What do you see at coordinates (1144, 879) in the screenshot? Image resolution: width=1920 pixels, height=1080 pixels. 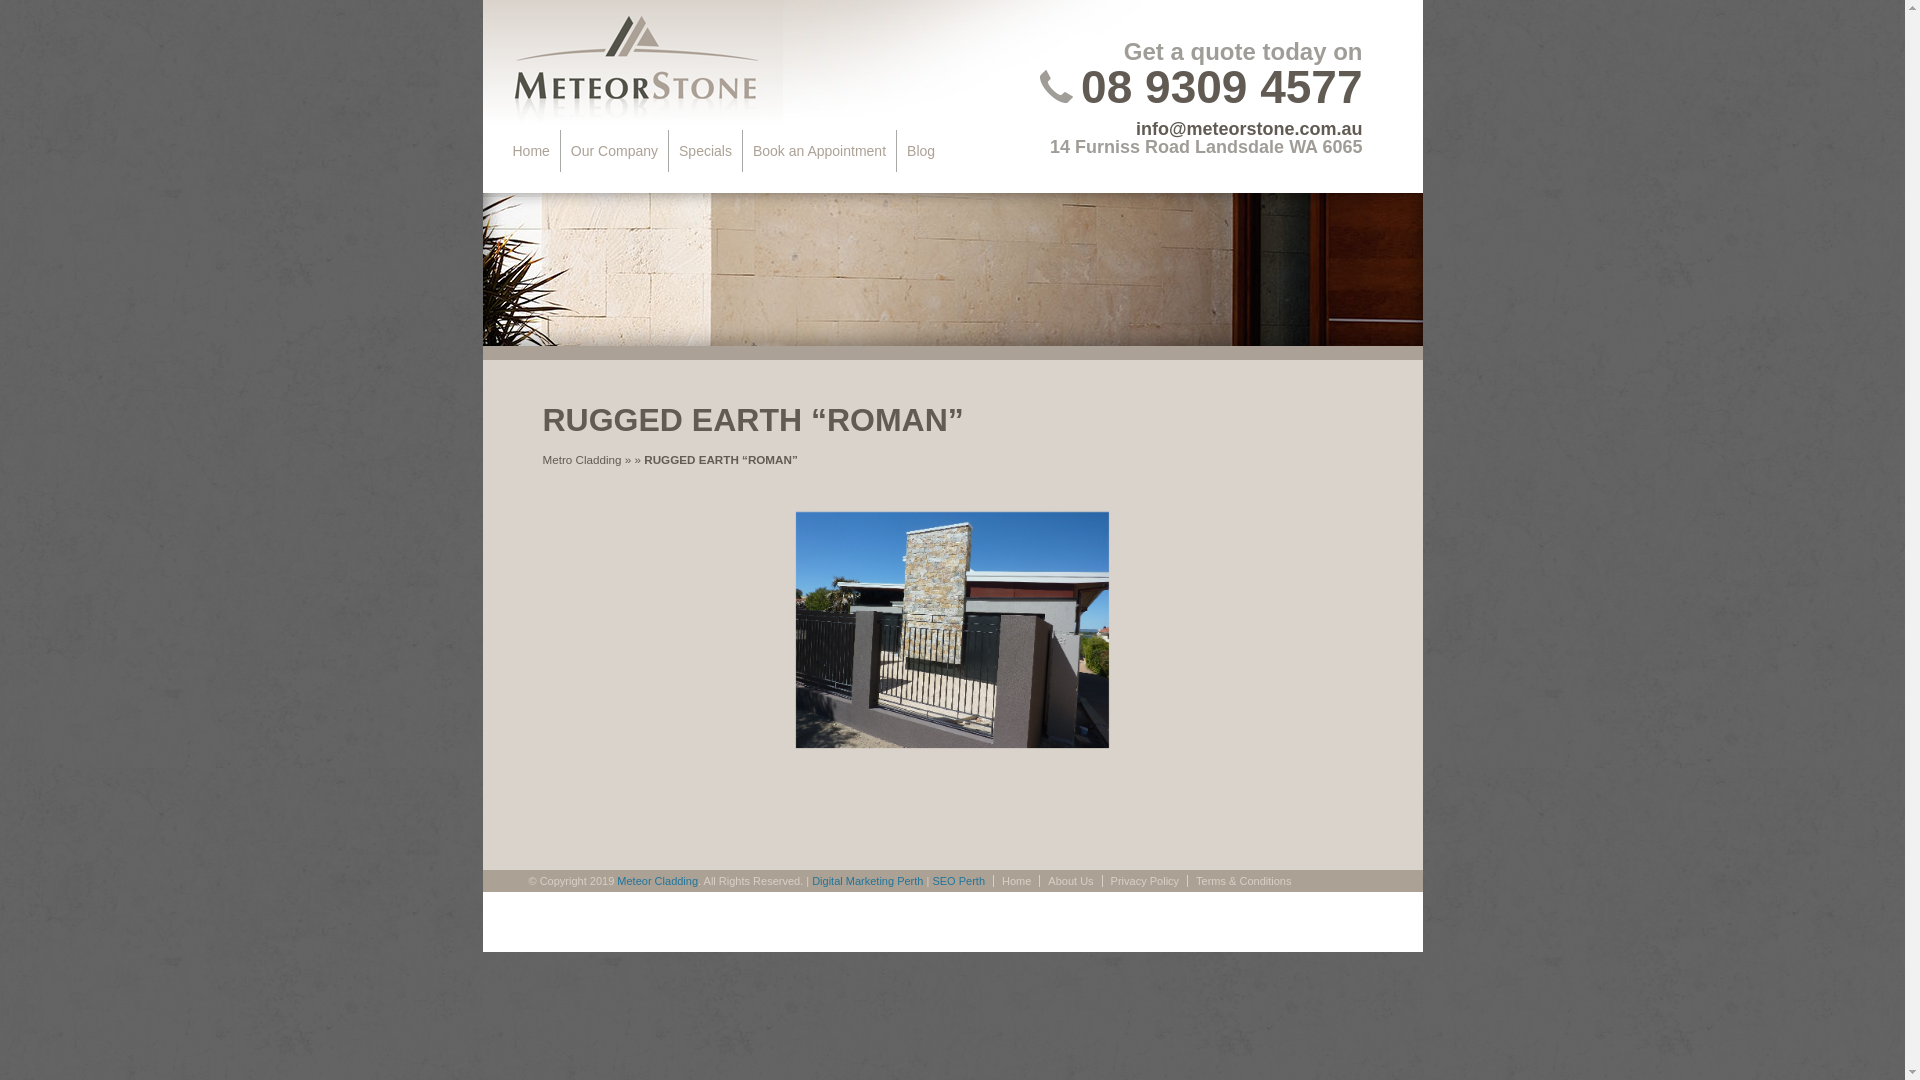 I see `'Privacy Policy'` at bounding box center [1144, 879].